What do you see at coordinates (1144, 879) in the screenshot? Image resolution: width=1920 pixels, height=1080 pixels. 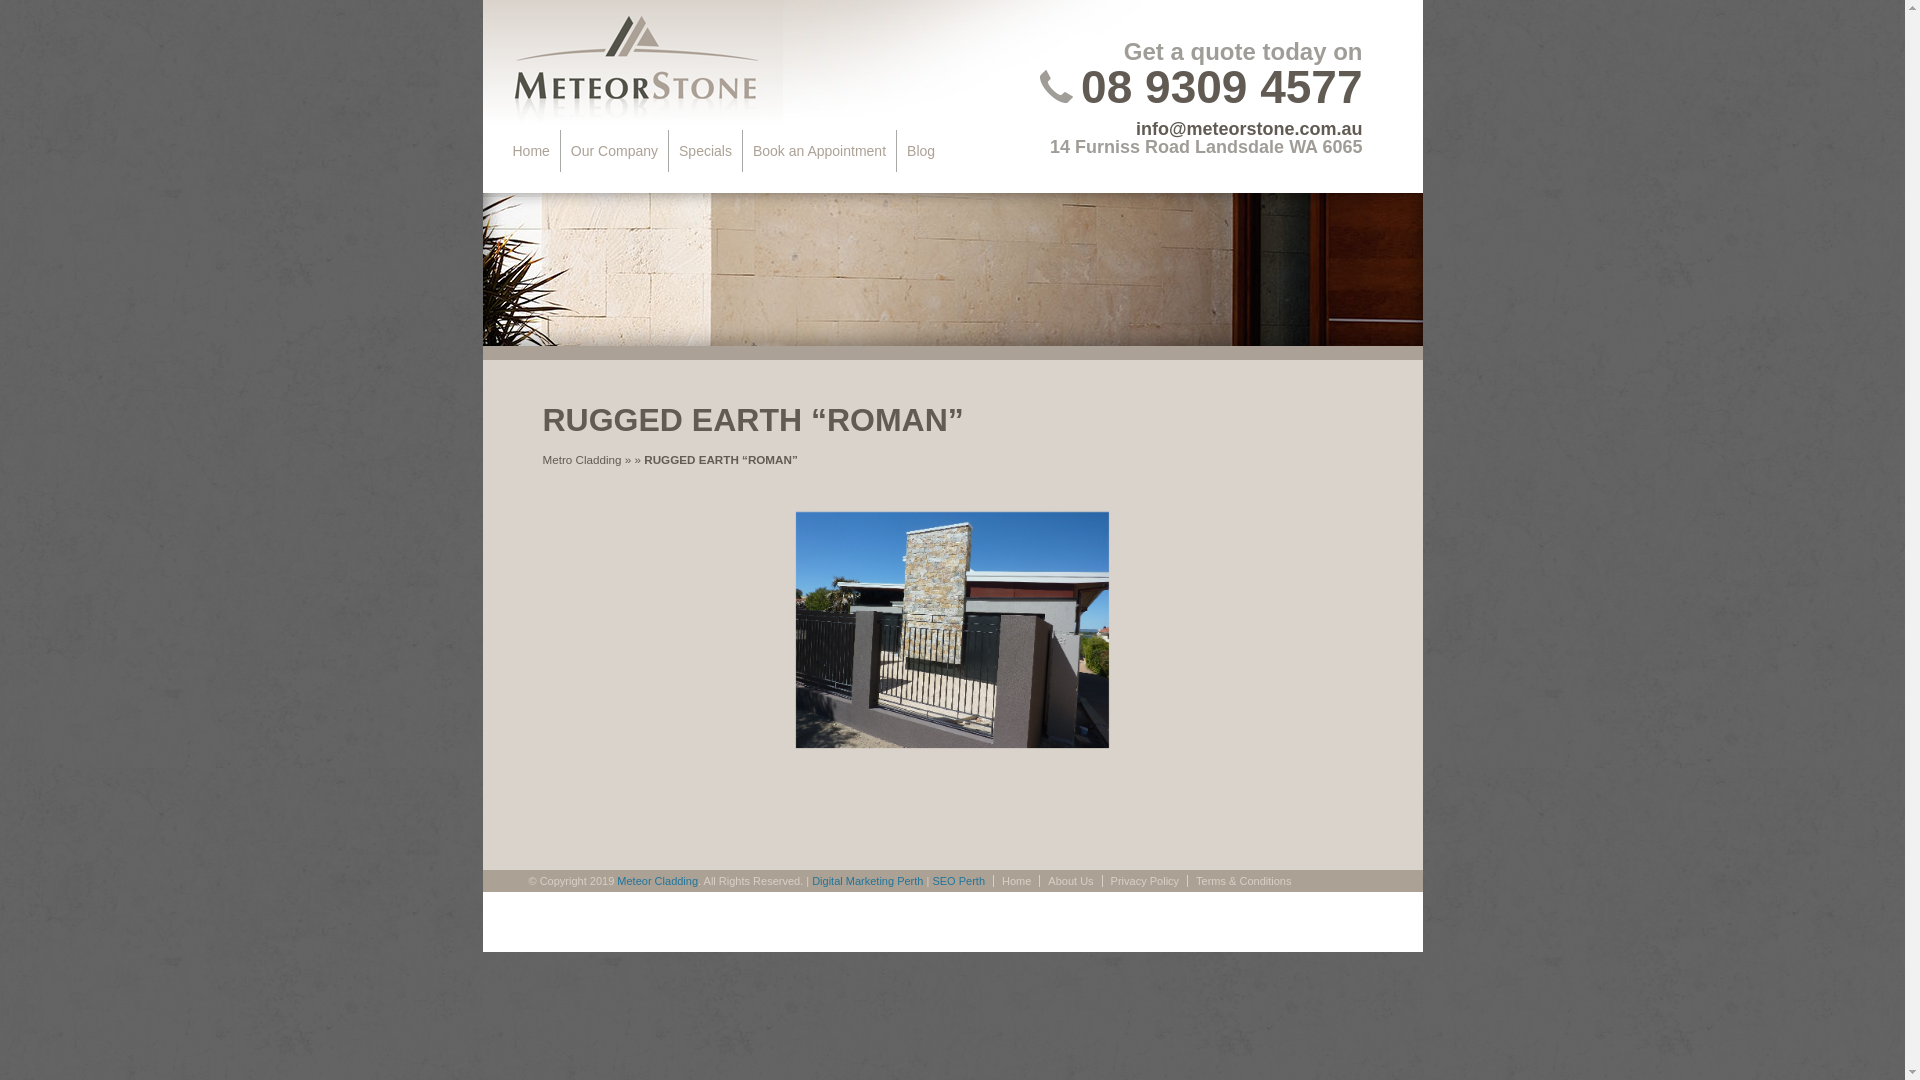 I see `'Privacy Policy'` at bounding box center [1144, 879].